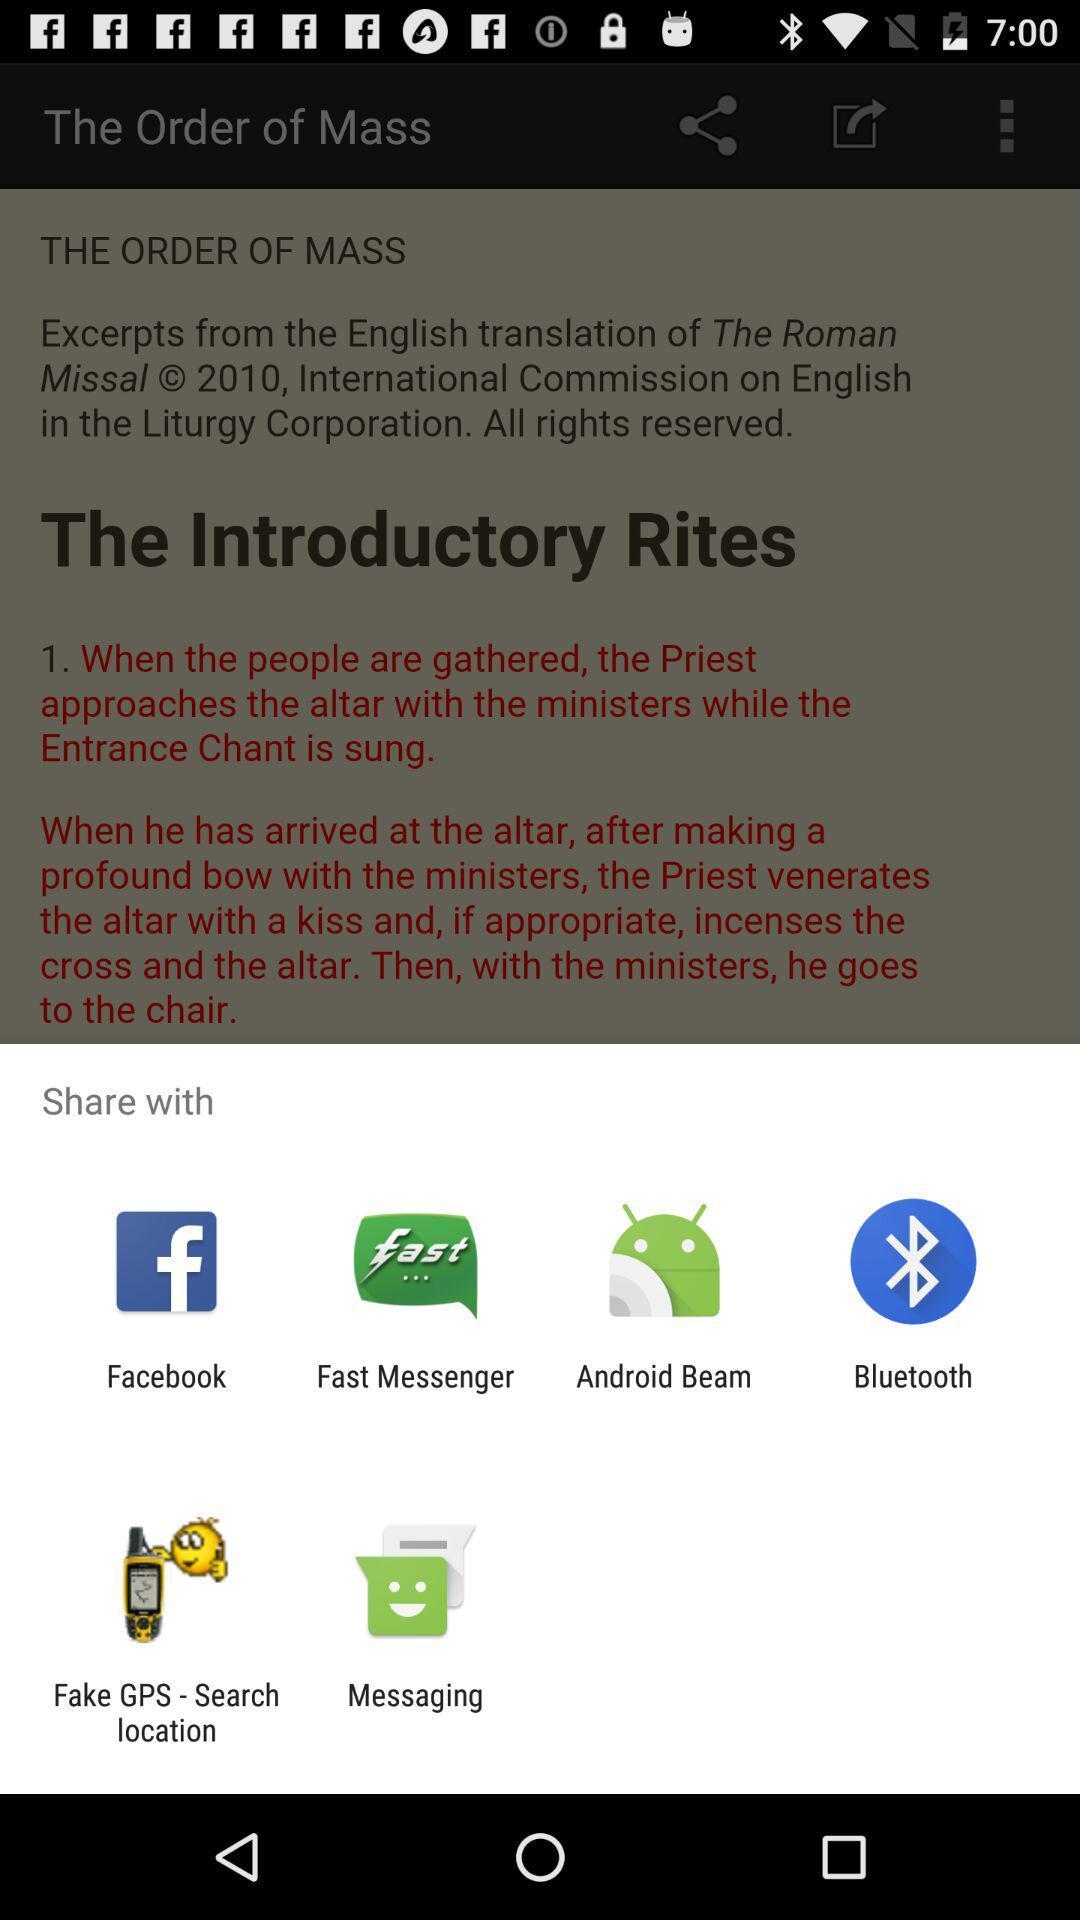 The width and height of the screenshot is (1080, 1920). Describe the element at coordinates (664, 1392) in the screenshot. I see `the item to the left of bluetooth item` at that location.